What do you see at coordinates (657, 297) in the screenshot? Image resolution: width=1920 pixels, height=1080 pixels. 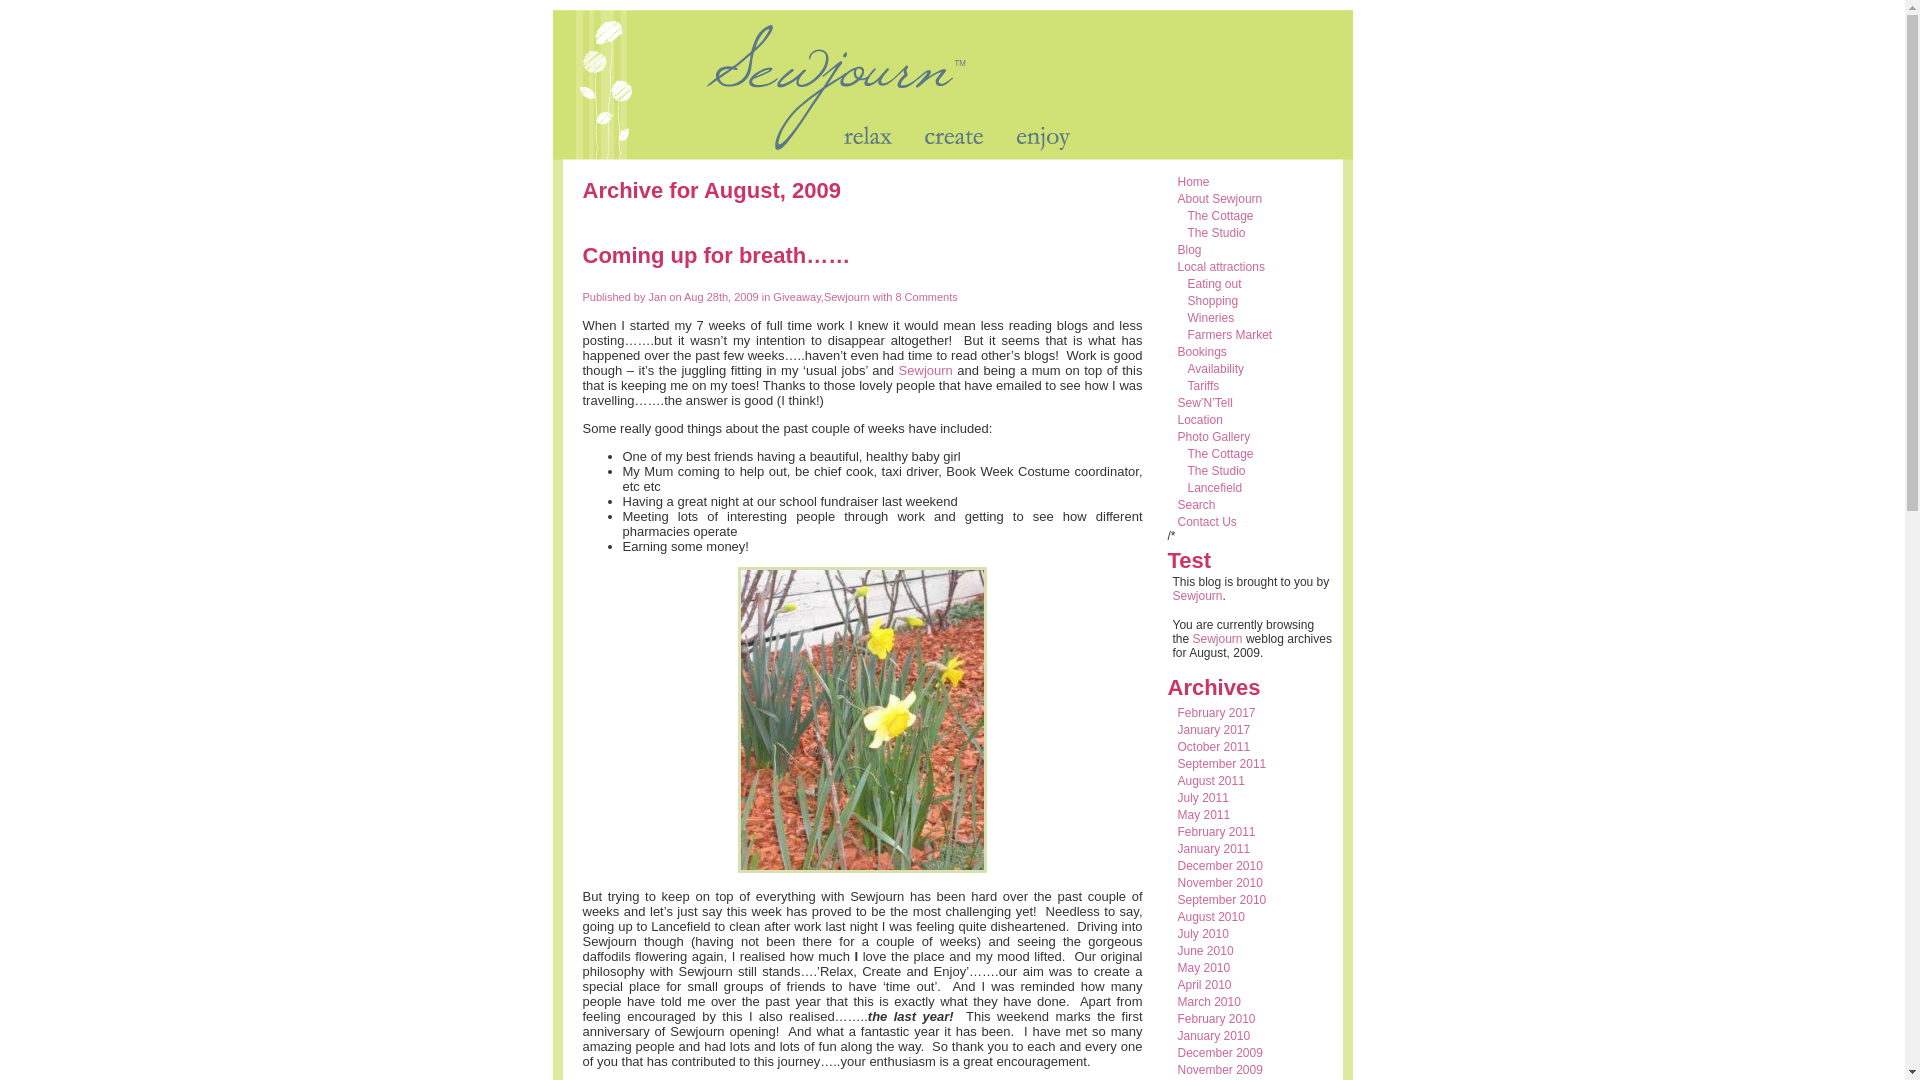 I see `'Jan'` at bounding box center [657, 297].